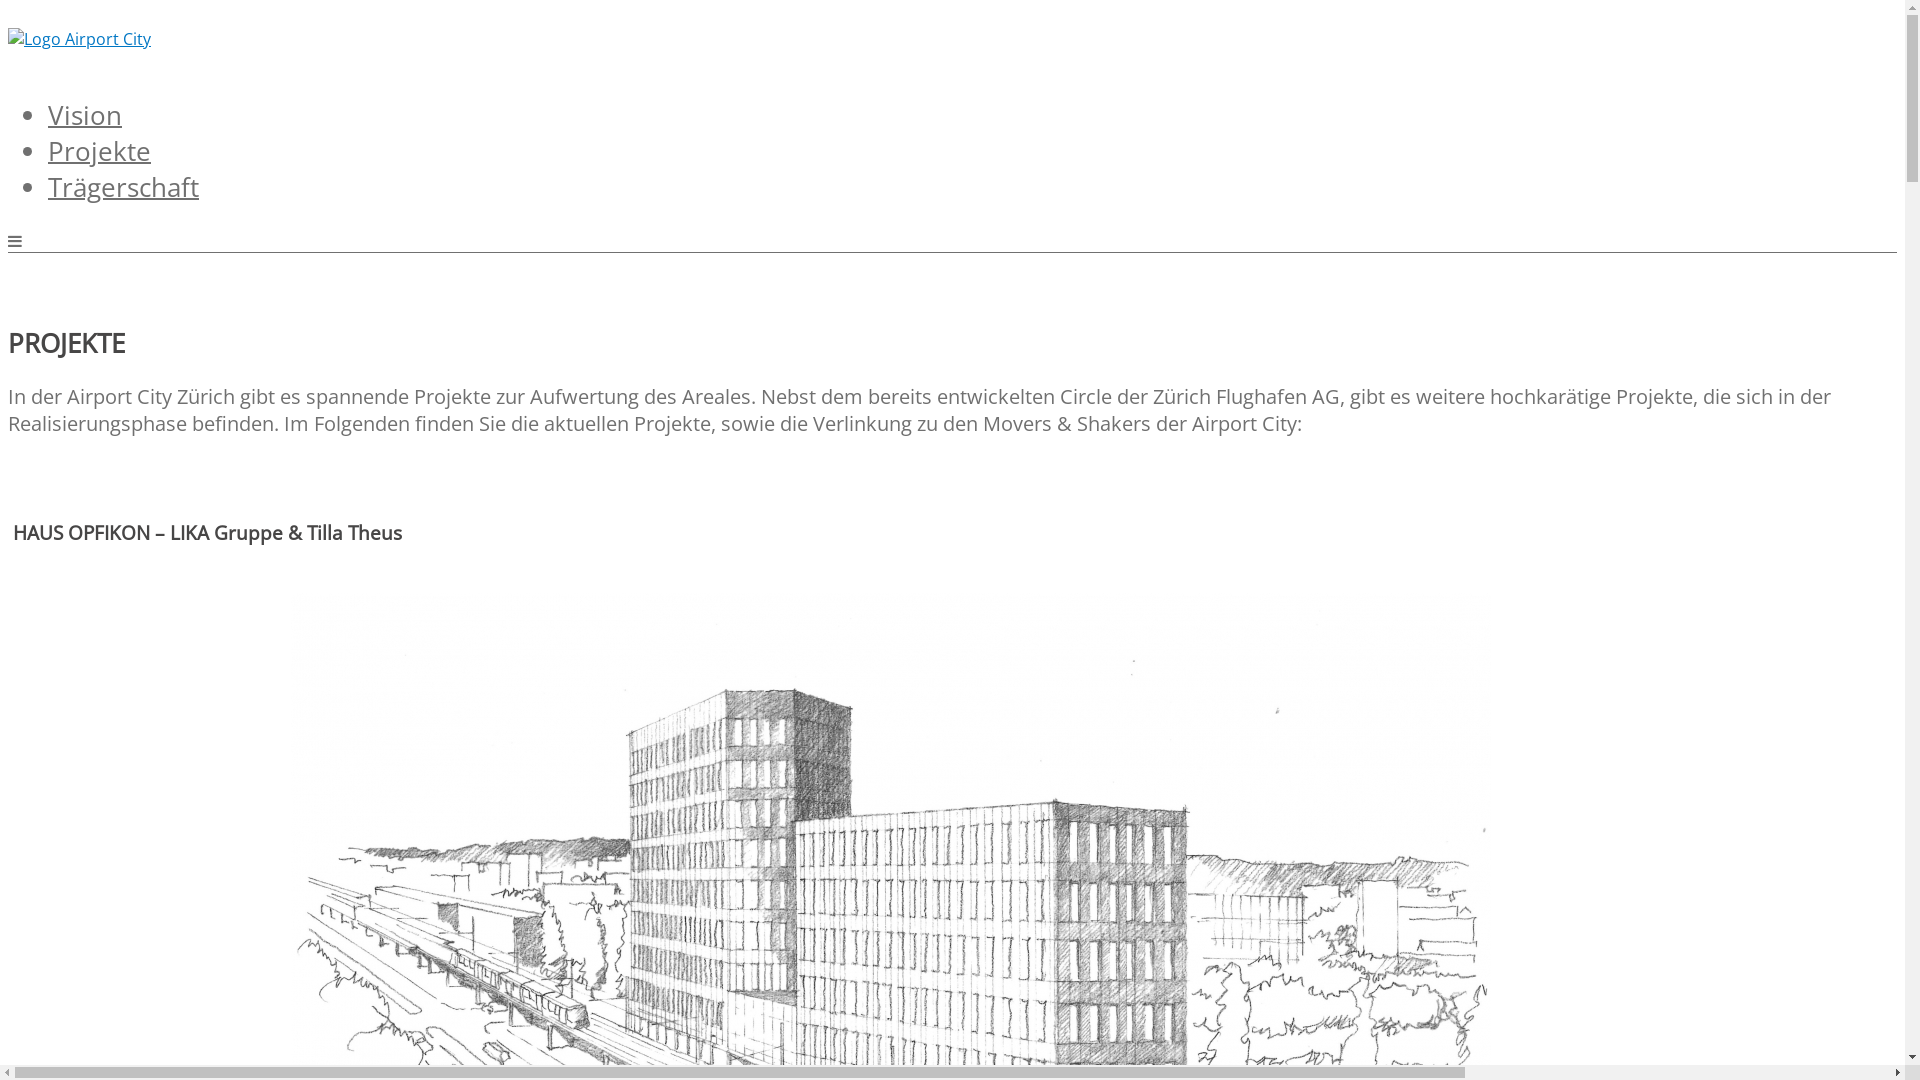 The image size is (1920, 1080). I want to click on 'Vision', so click(48, 107).